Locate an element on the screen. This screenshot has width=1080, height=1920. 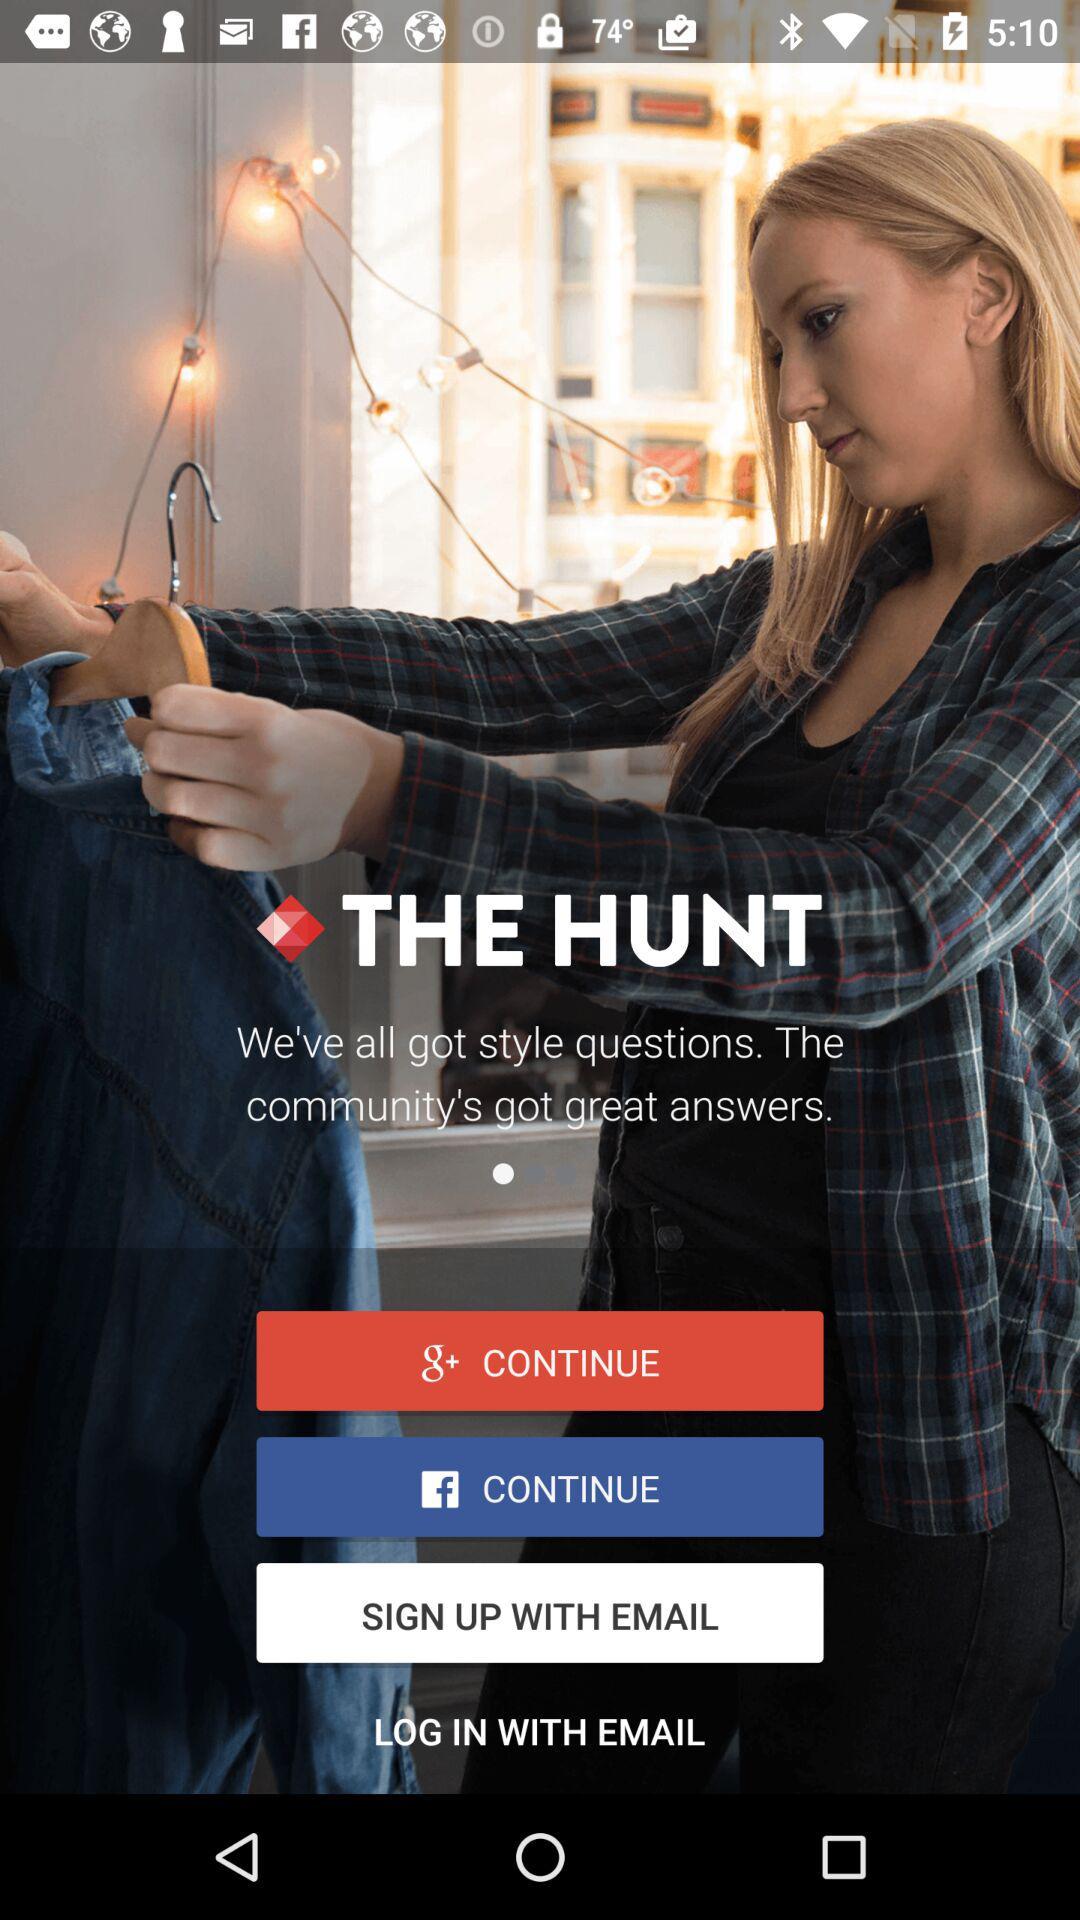
continue with google+ is located at coordinates (540, 1362).